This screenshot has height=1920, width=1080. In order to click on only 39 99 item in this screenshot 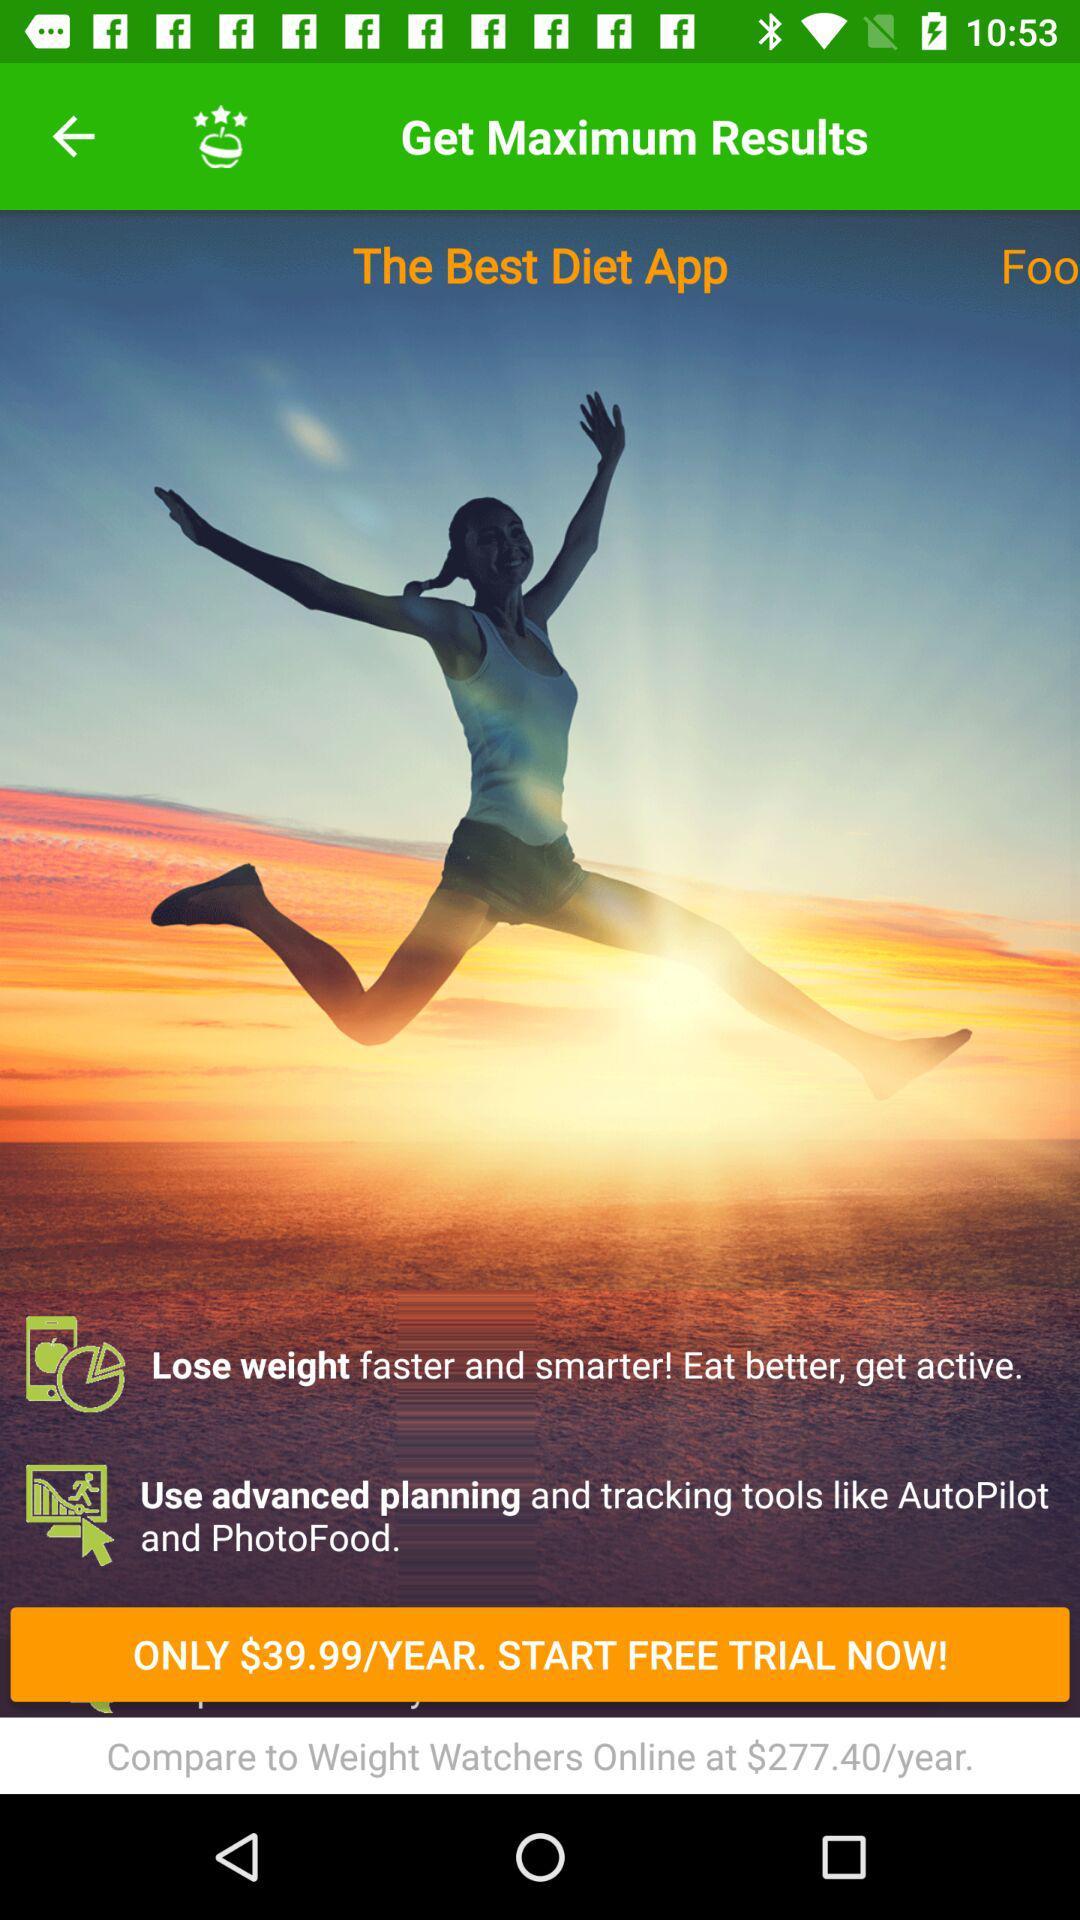, I will do `click(540, 1654)`.